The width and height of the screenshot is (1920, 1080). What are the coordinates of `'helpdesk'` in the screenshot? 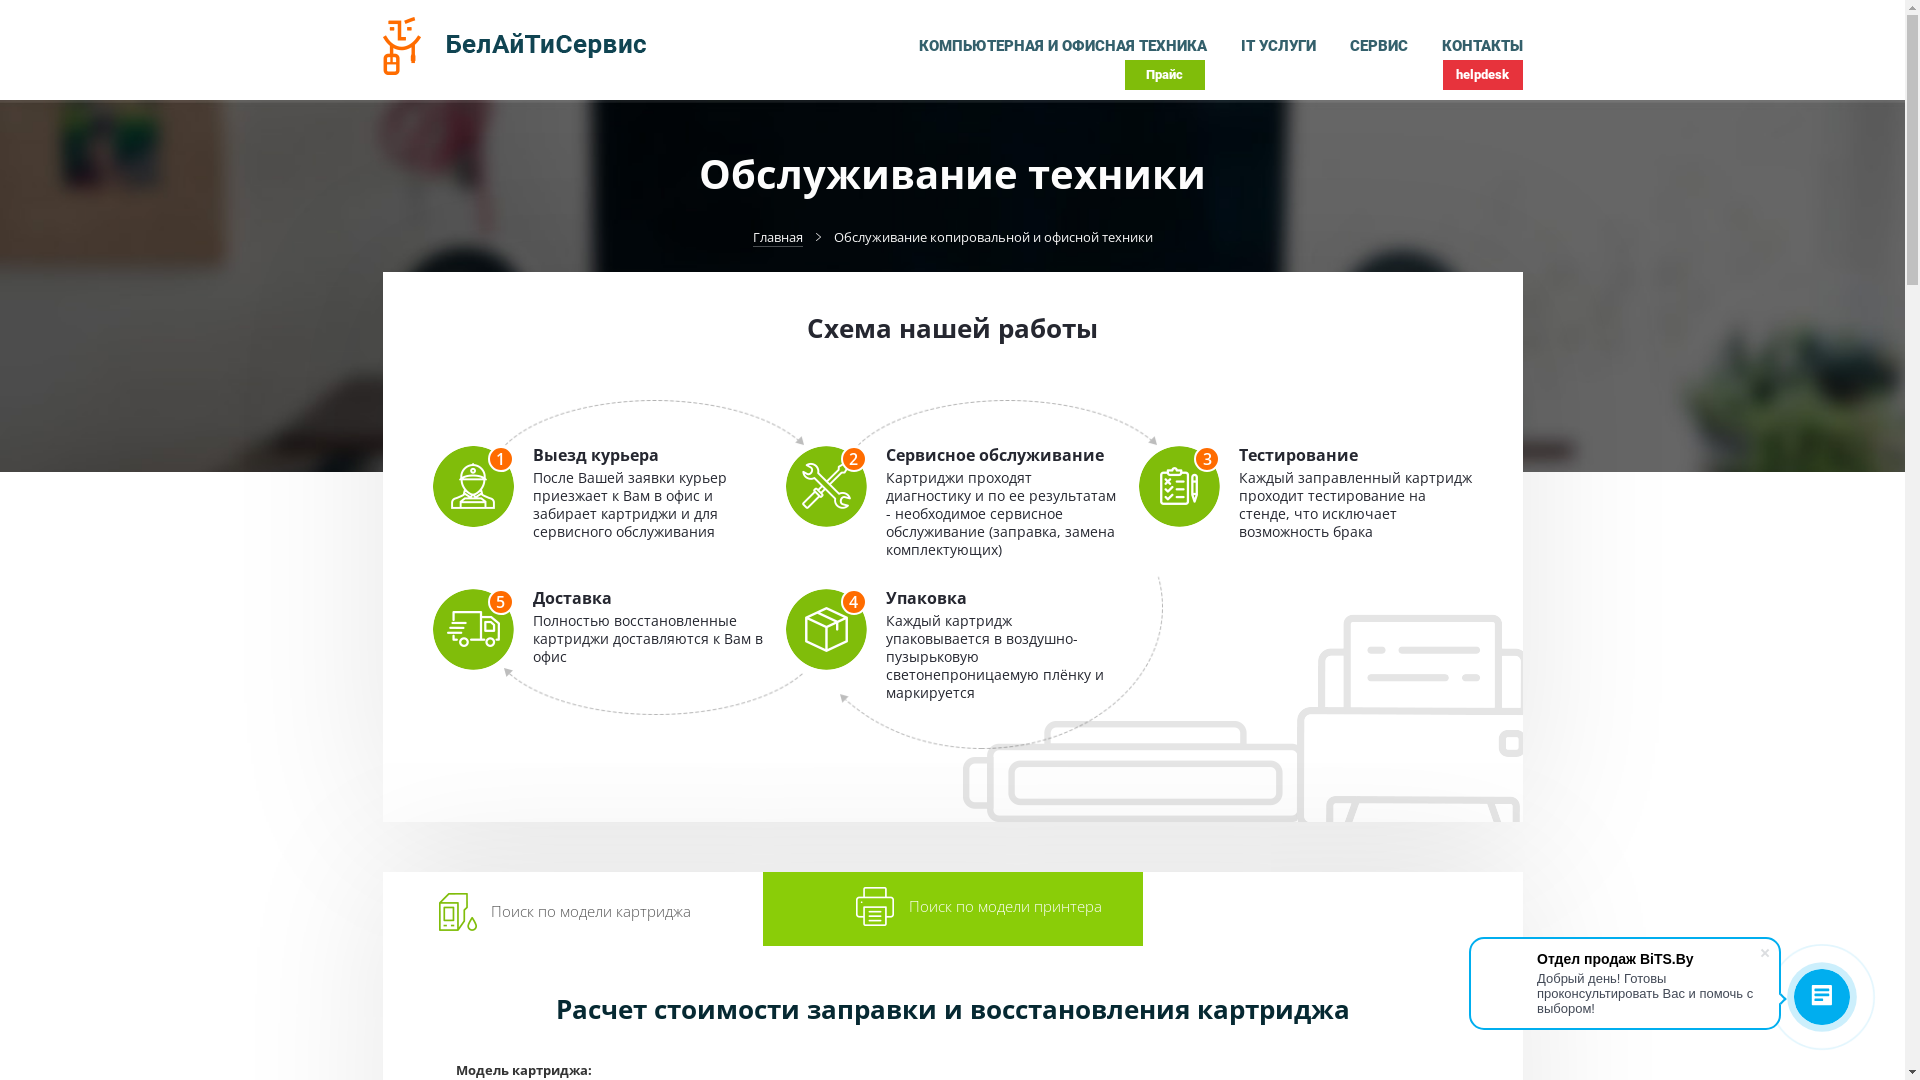 It's located at (1482, 73).